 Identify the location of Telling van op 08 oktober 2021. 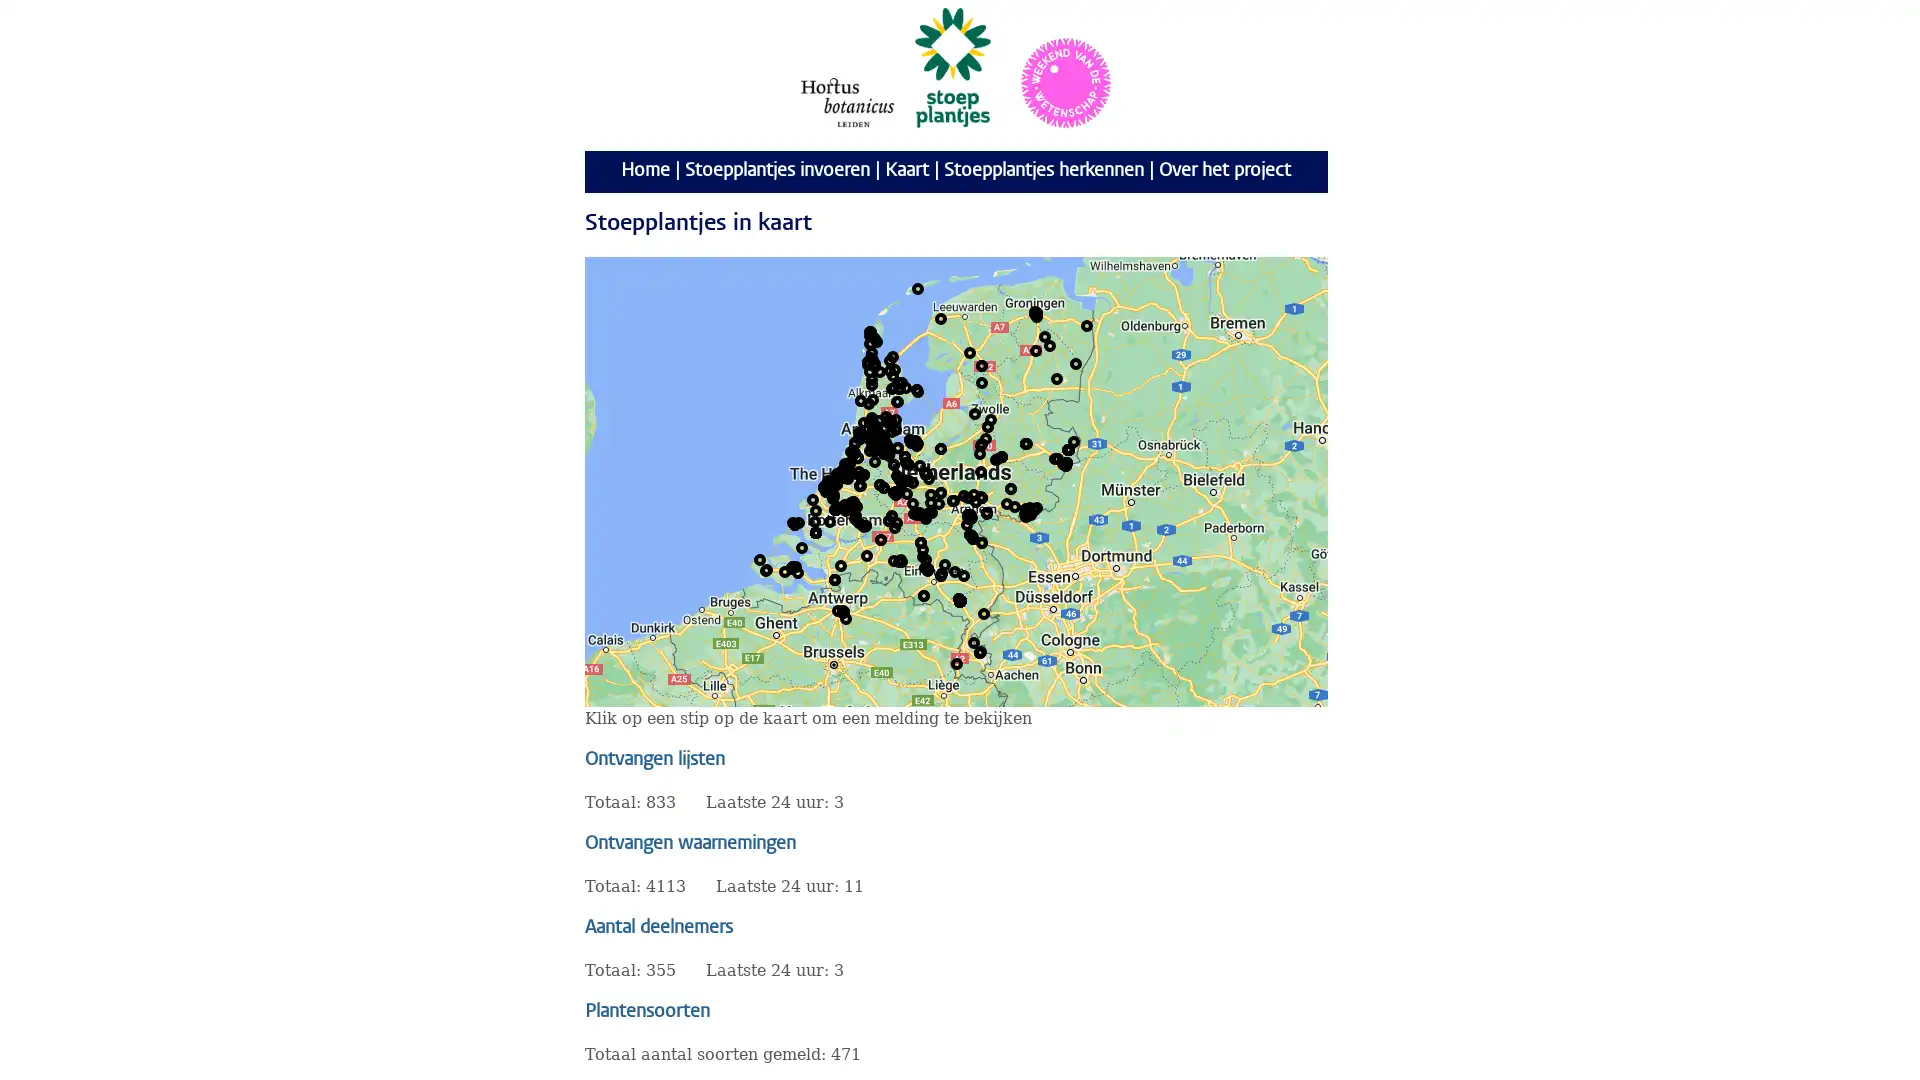
(858, 456).